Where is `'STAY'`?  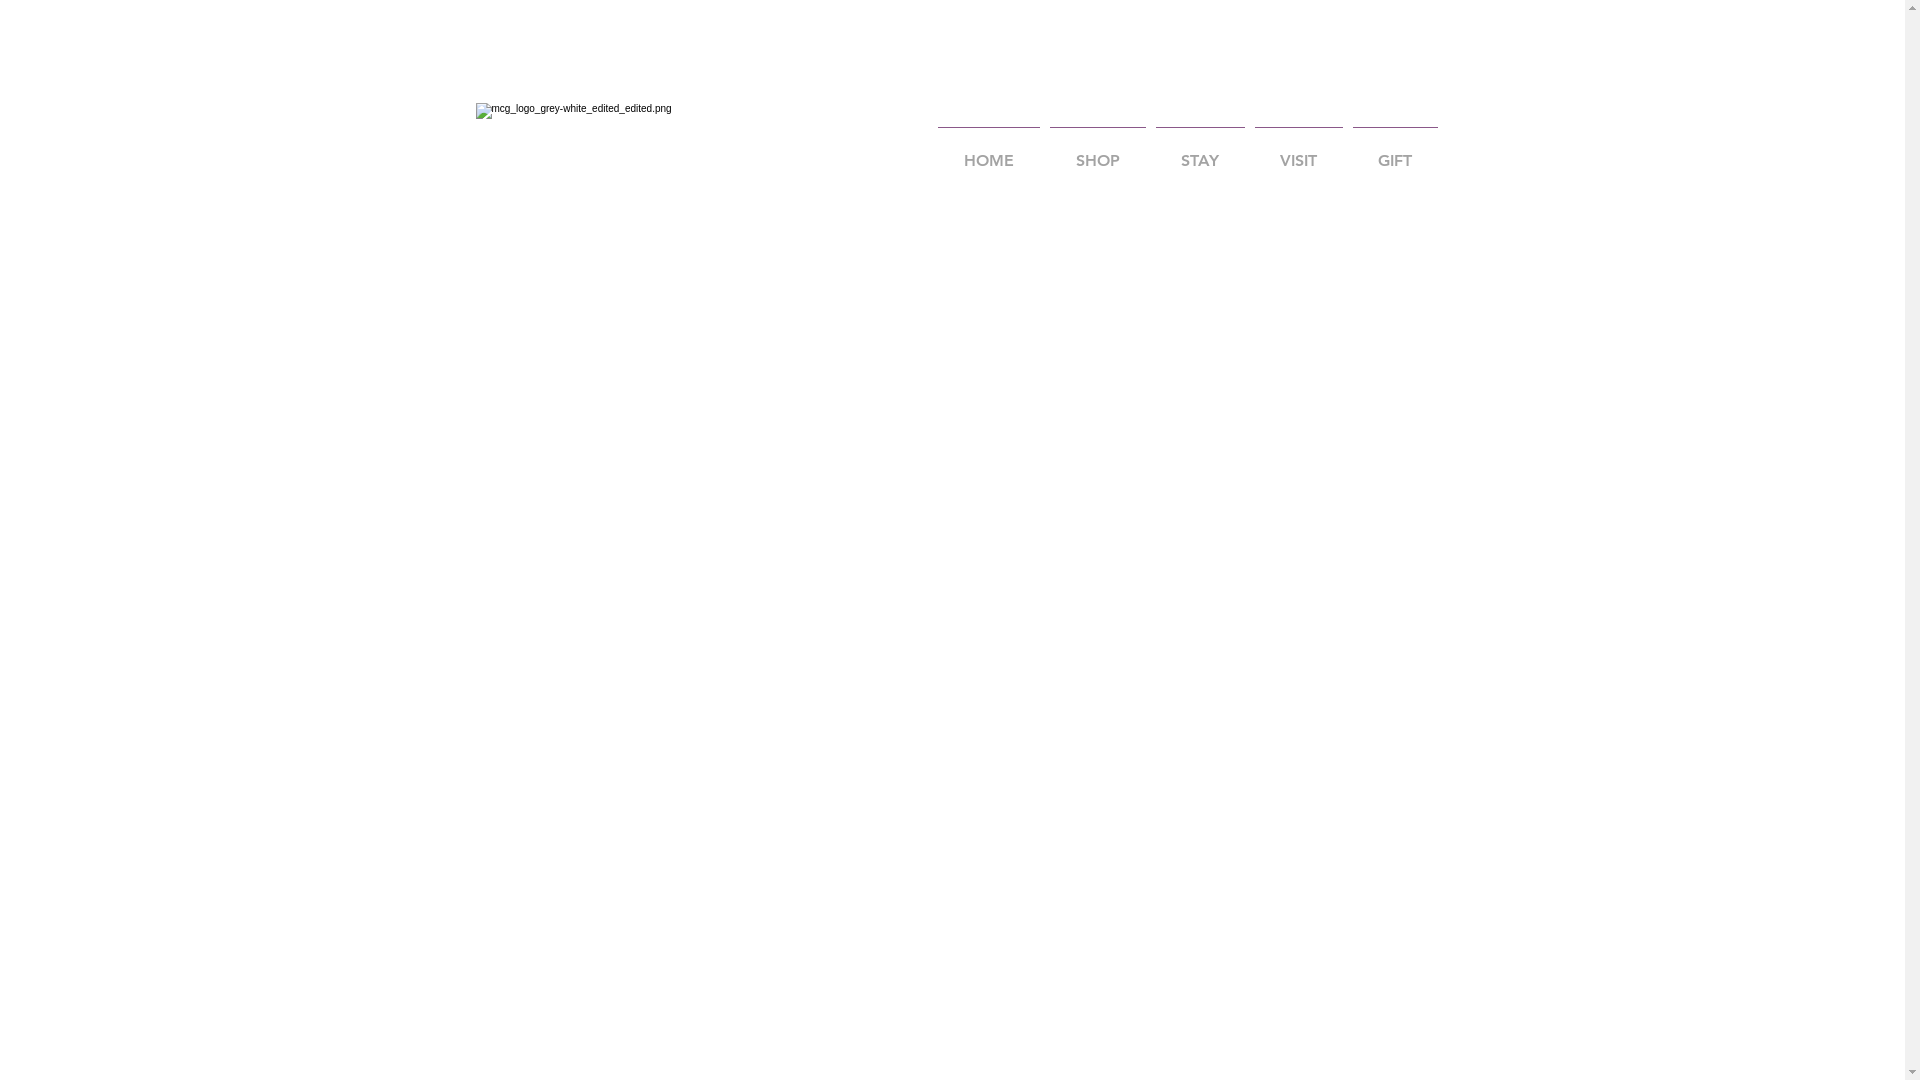
'STAY' is located at coordinates (1199, 150).